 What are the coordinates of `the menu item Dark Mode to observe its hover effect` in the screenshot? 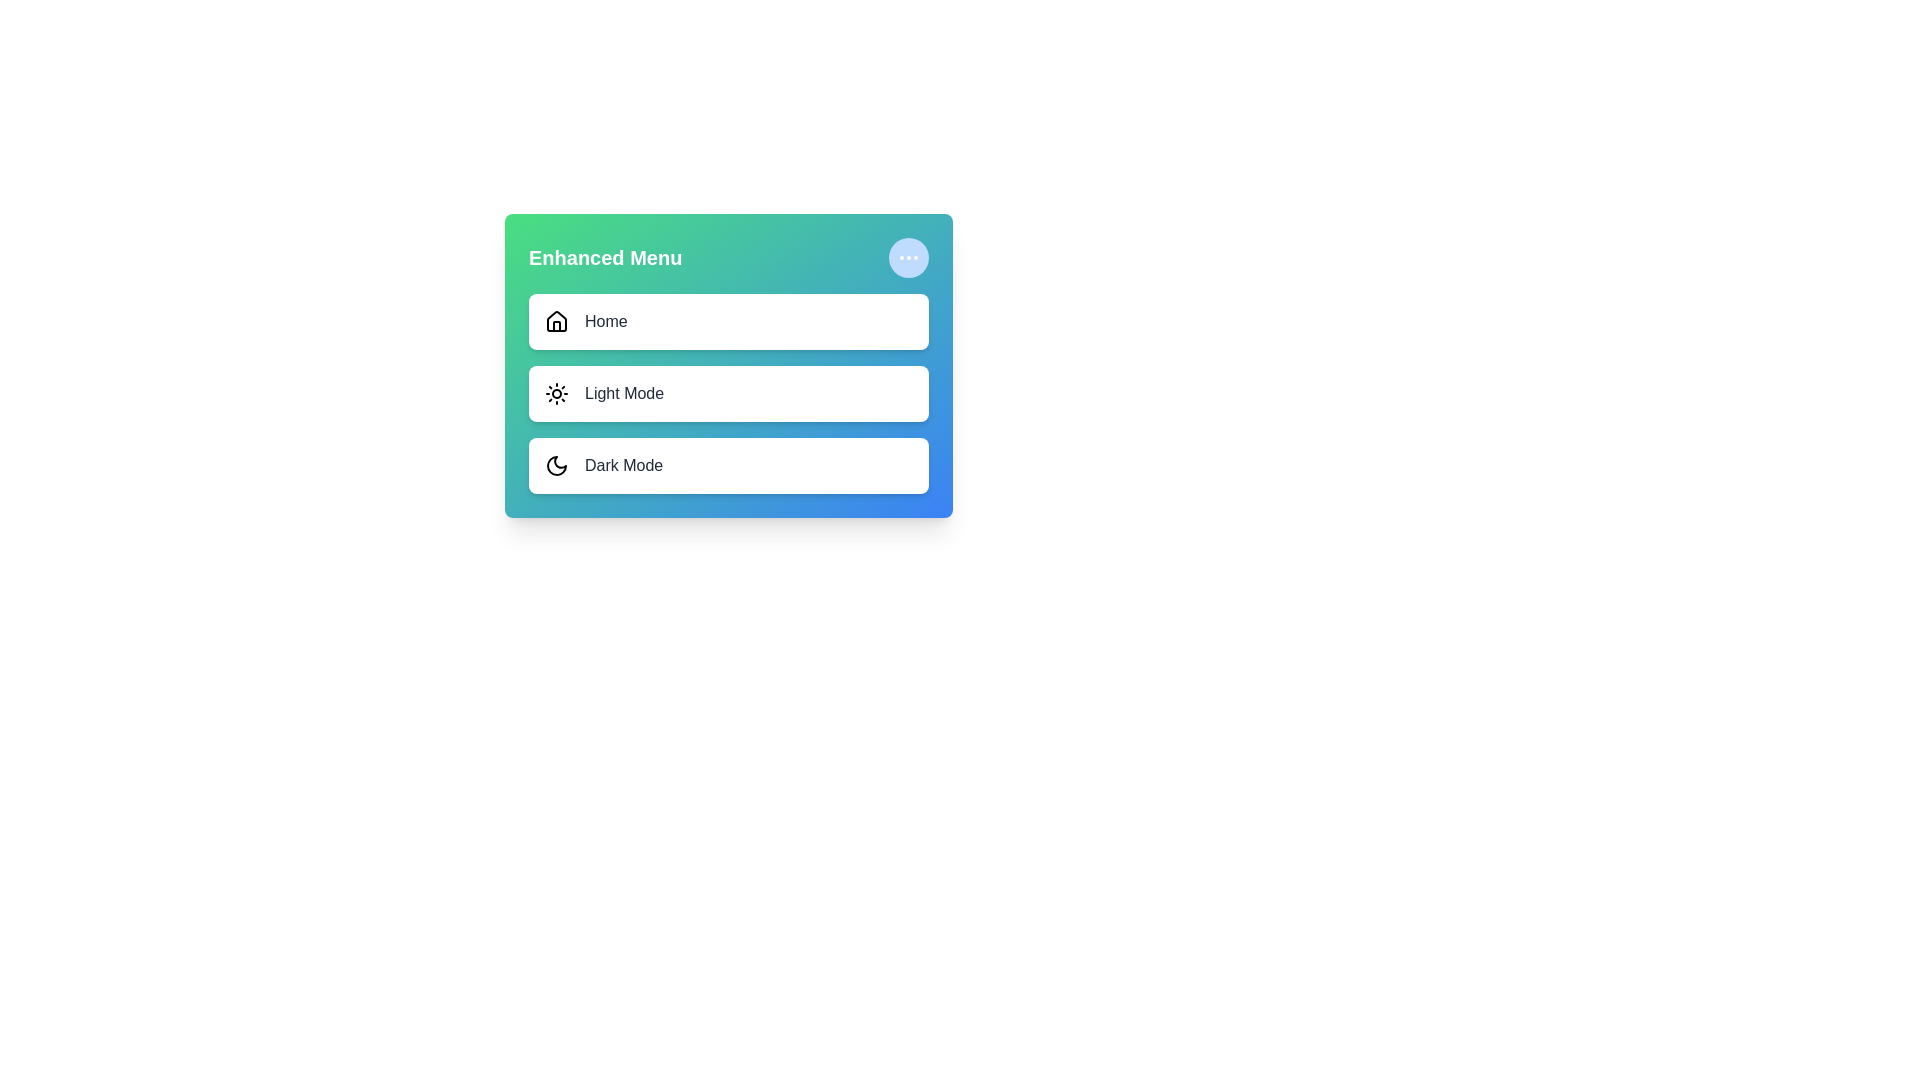 It's located at (728, 466).